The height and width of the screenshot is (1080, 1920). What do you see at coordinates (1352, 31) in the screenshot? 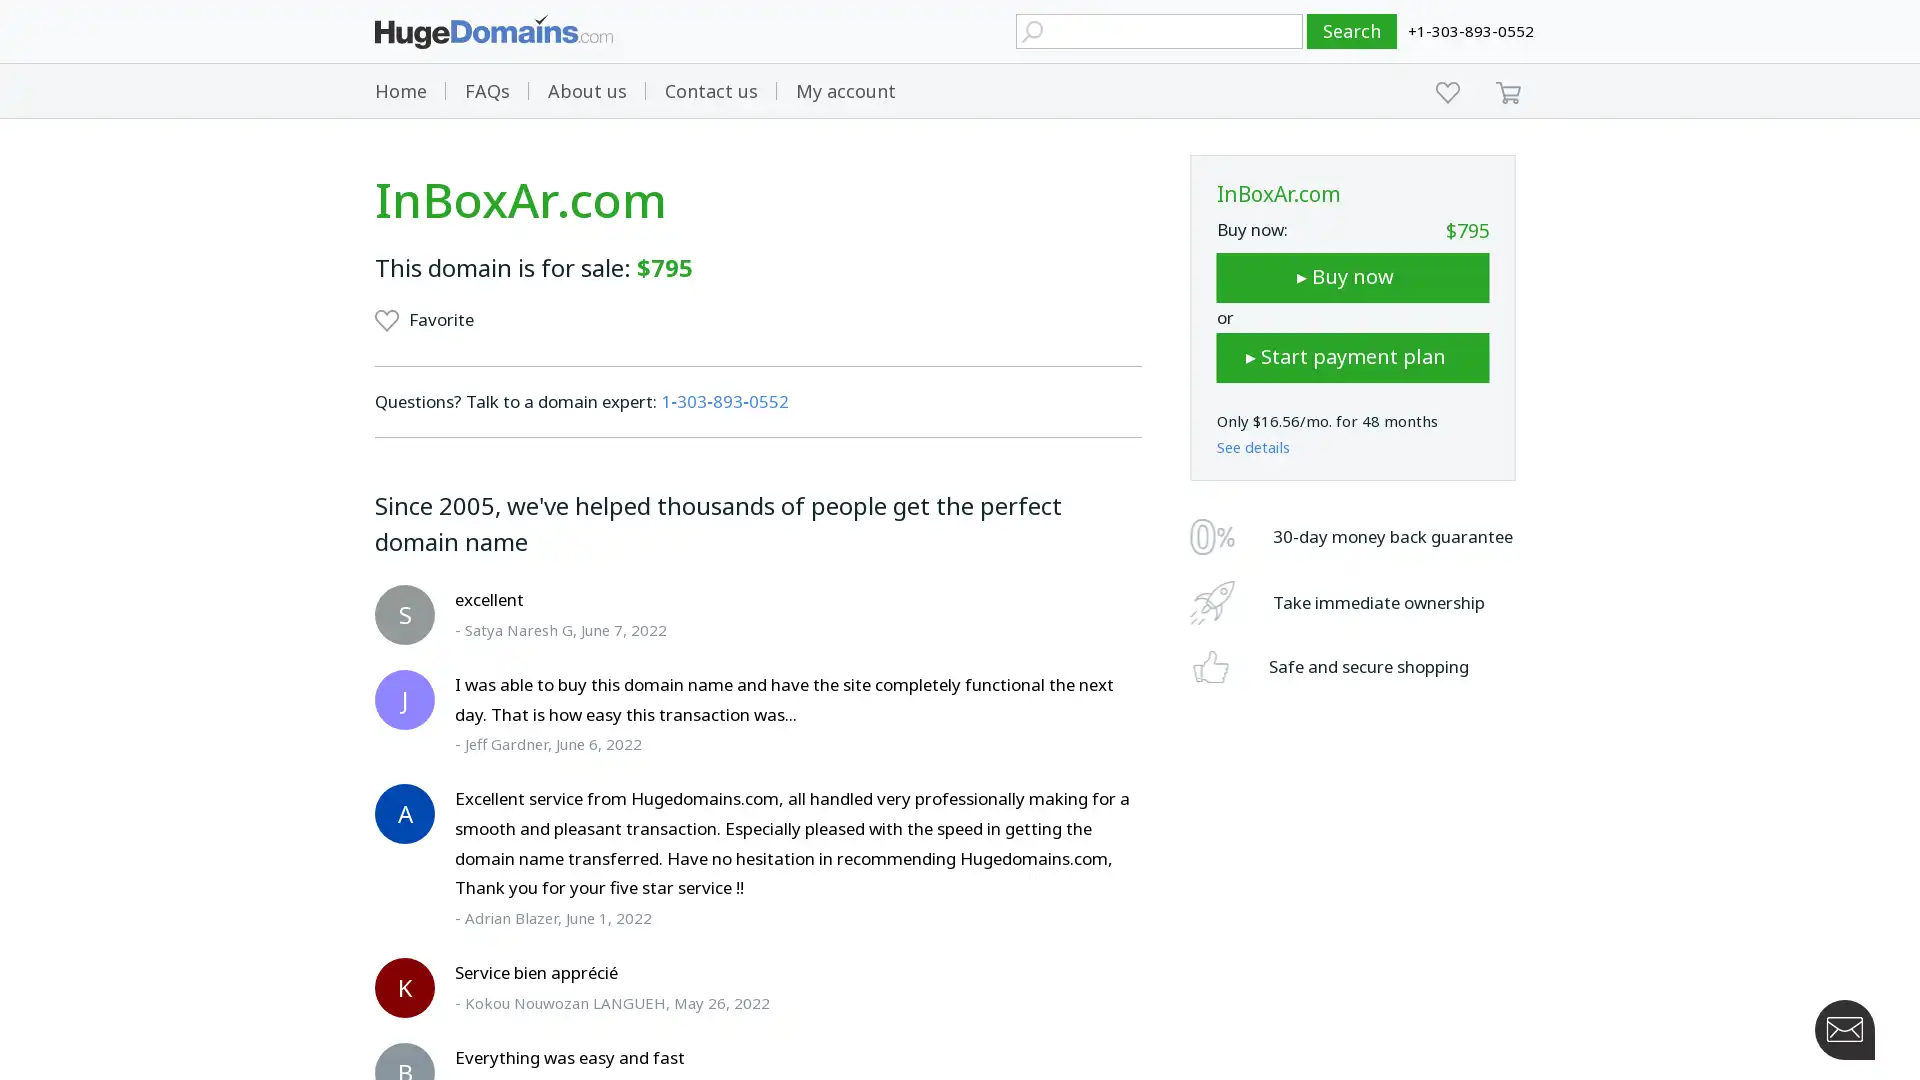
I see `Search` at bounding box center [1352, 31].